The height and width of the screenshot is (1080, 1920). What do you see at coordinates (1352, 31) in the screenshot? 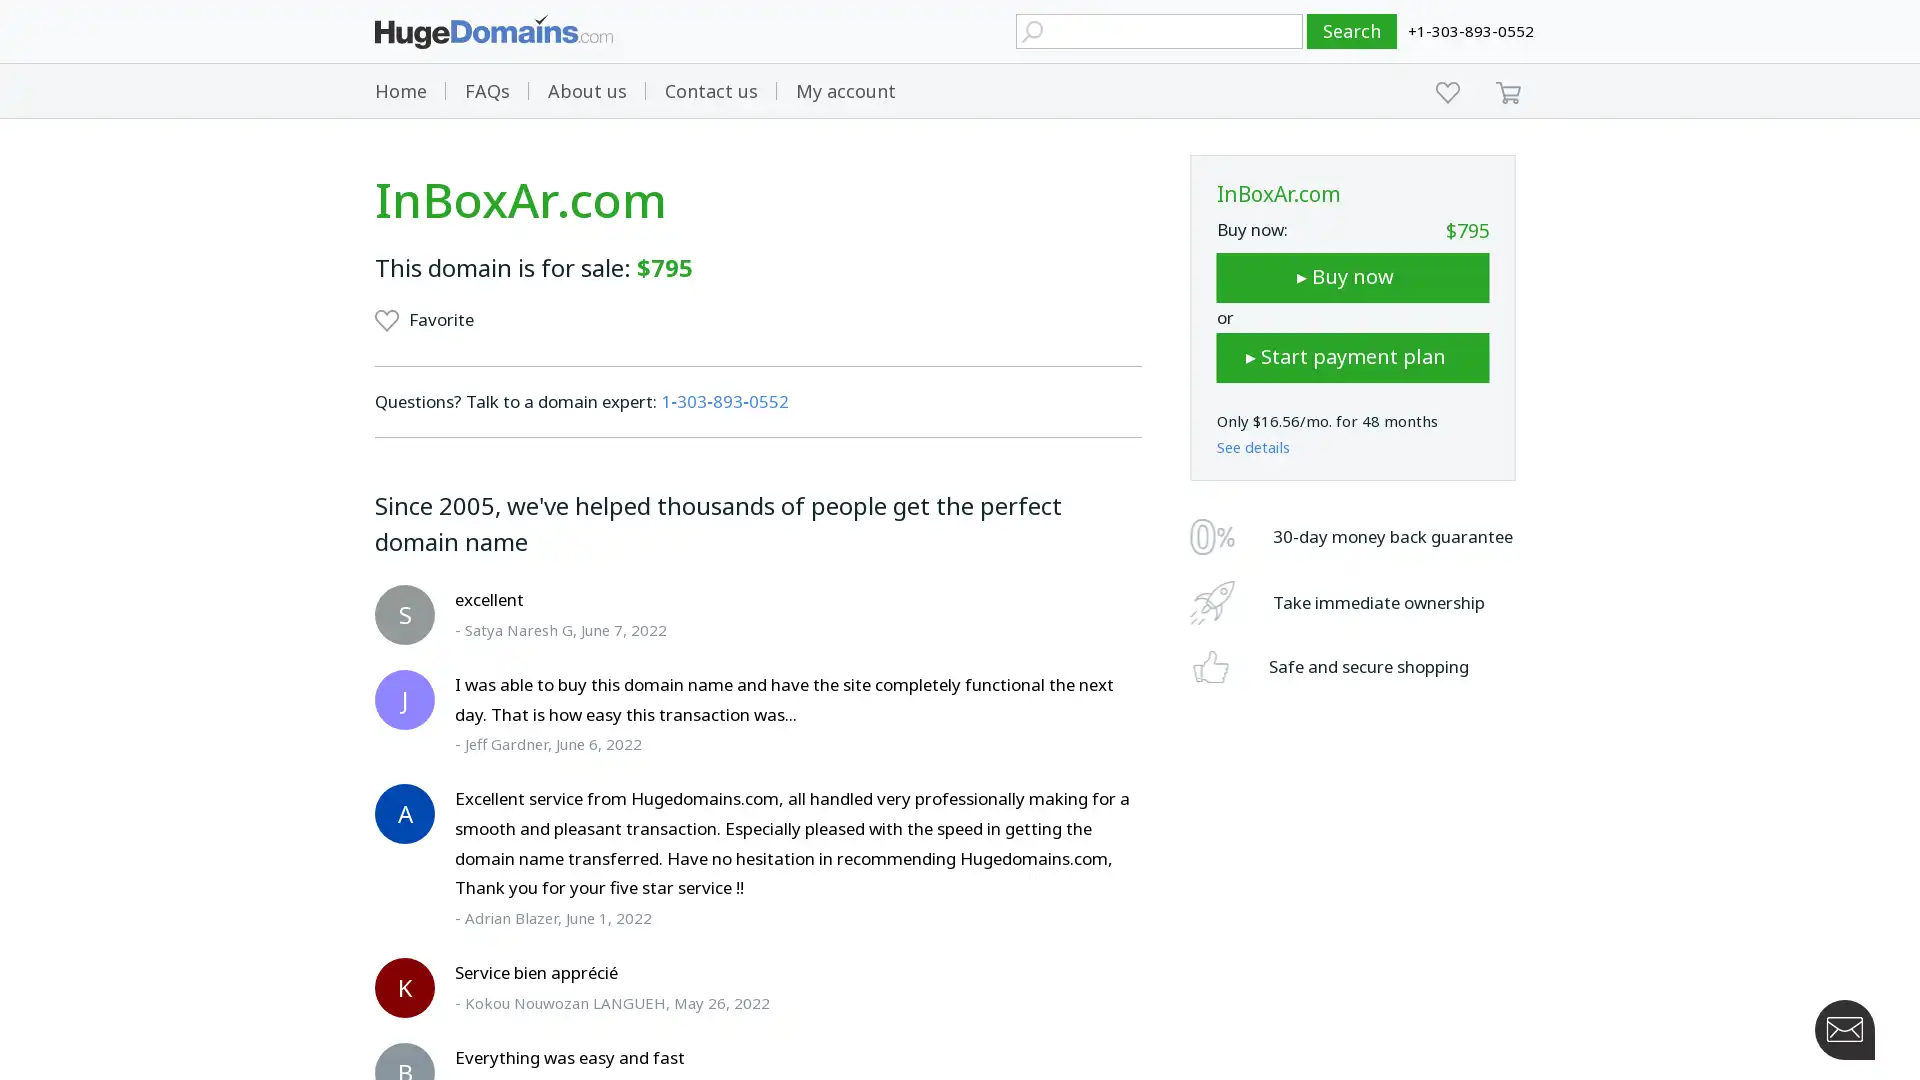
I see `Search` at bounding box center [1352, 31].